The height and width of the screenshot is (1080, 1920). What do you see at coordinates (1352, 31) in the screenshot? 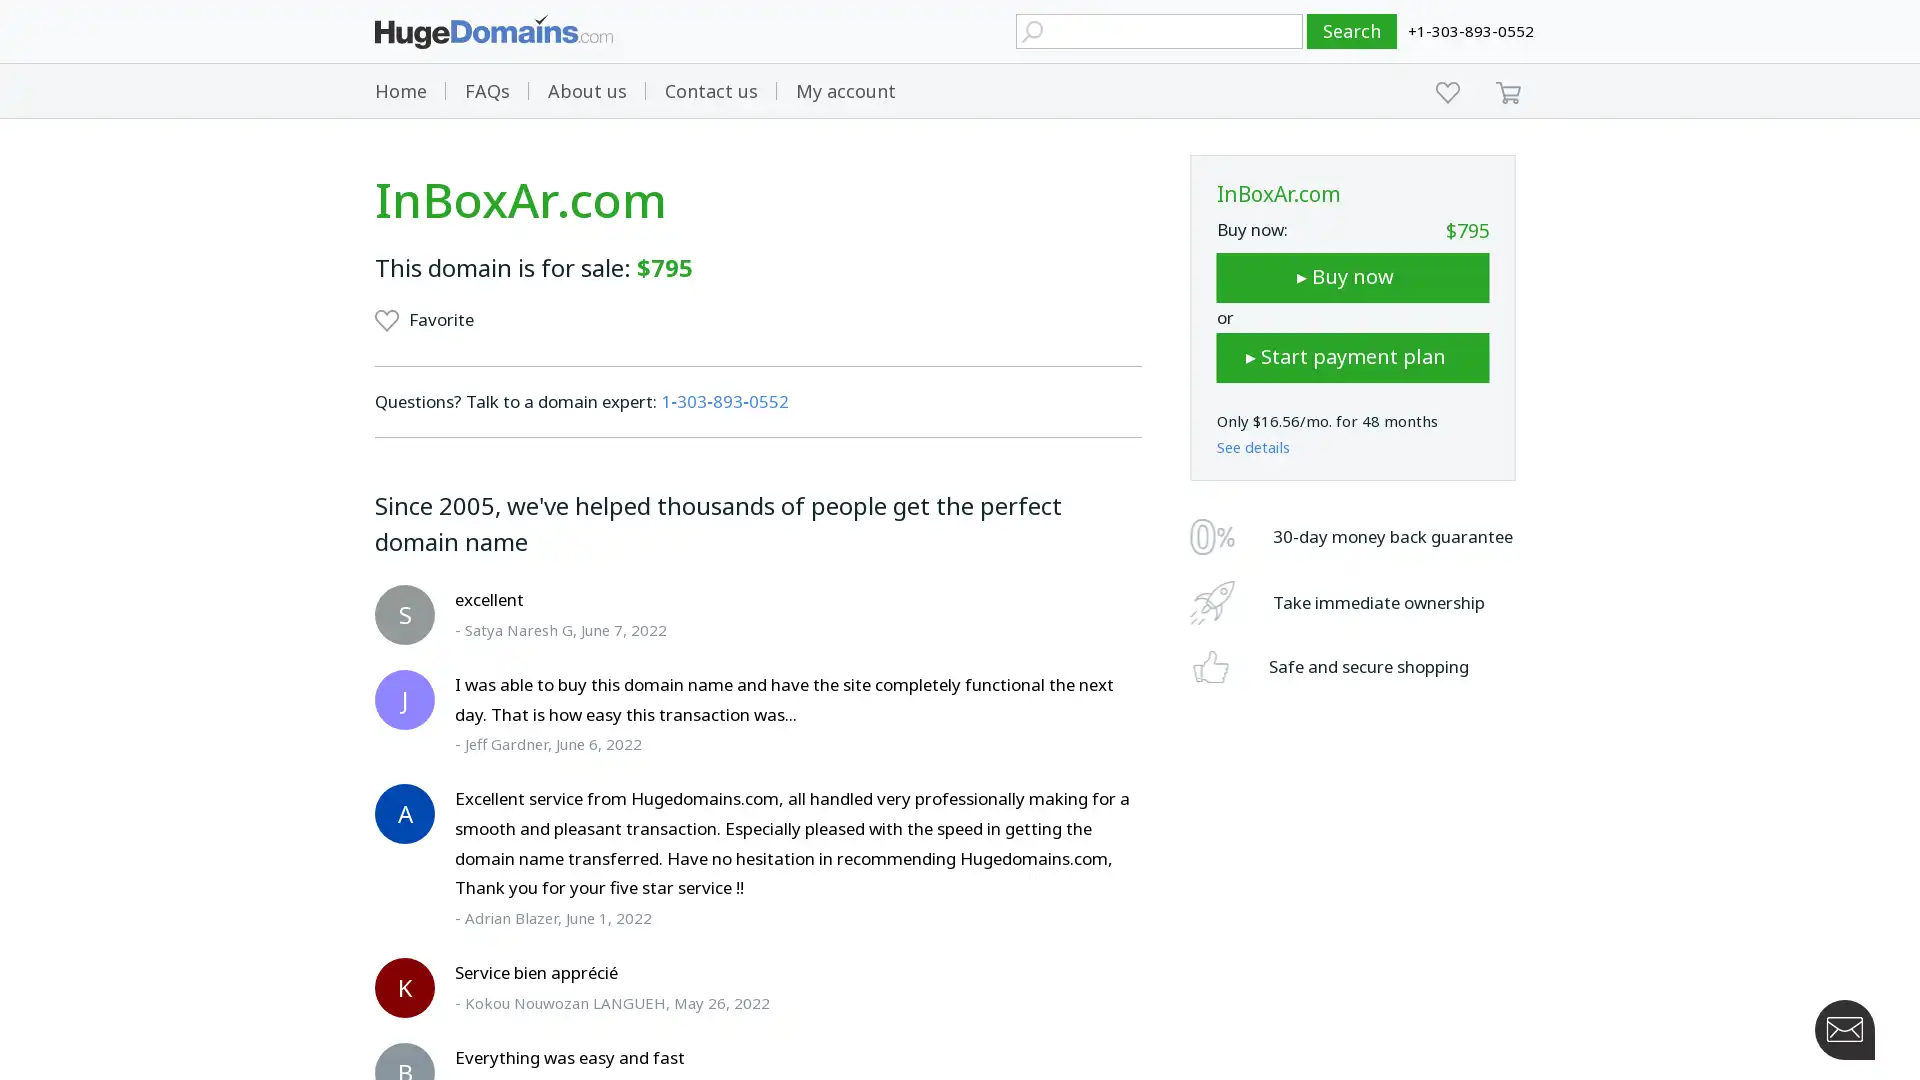
I see `Search` at bounding box center [1352, 31].